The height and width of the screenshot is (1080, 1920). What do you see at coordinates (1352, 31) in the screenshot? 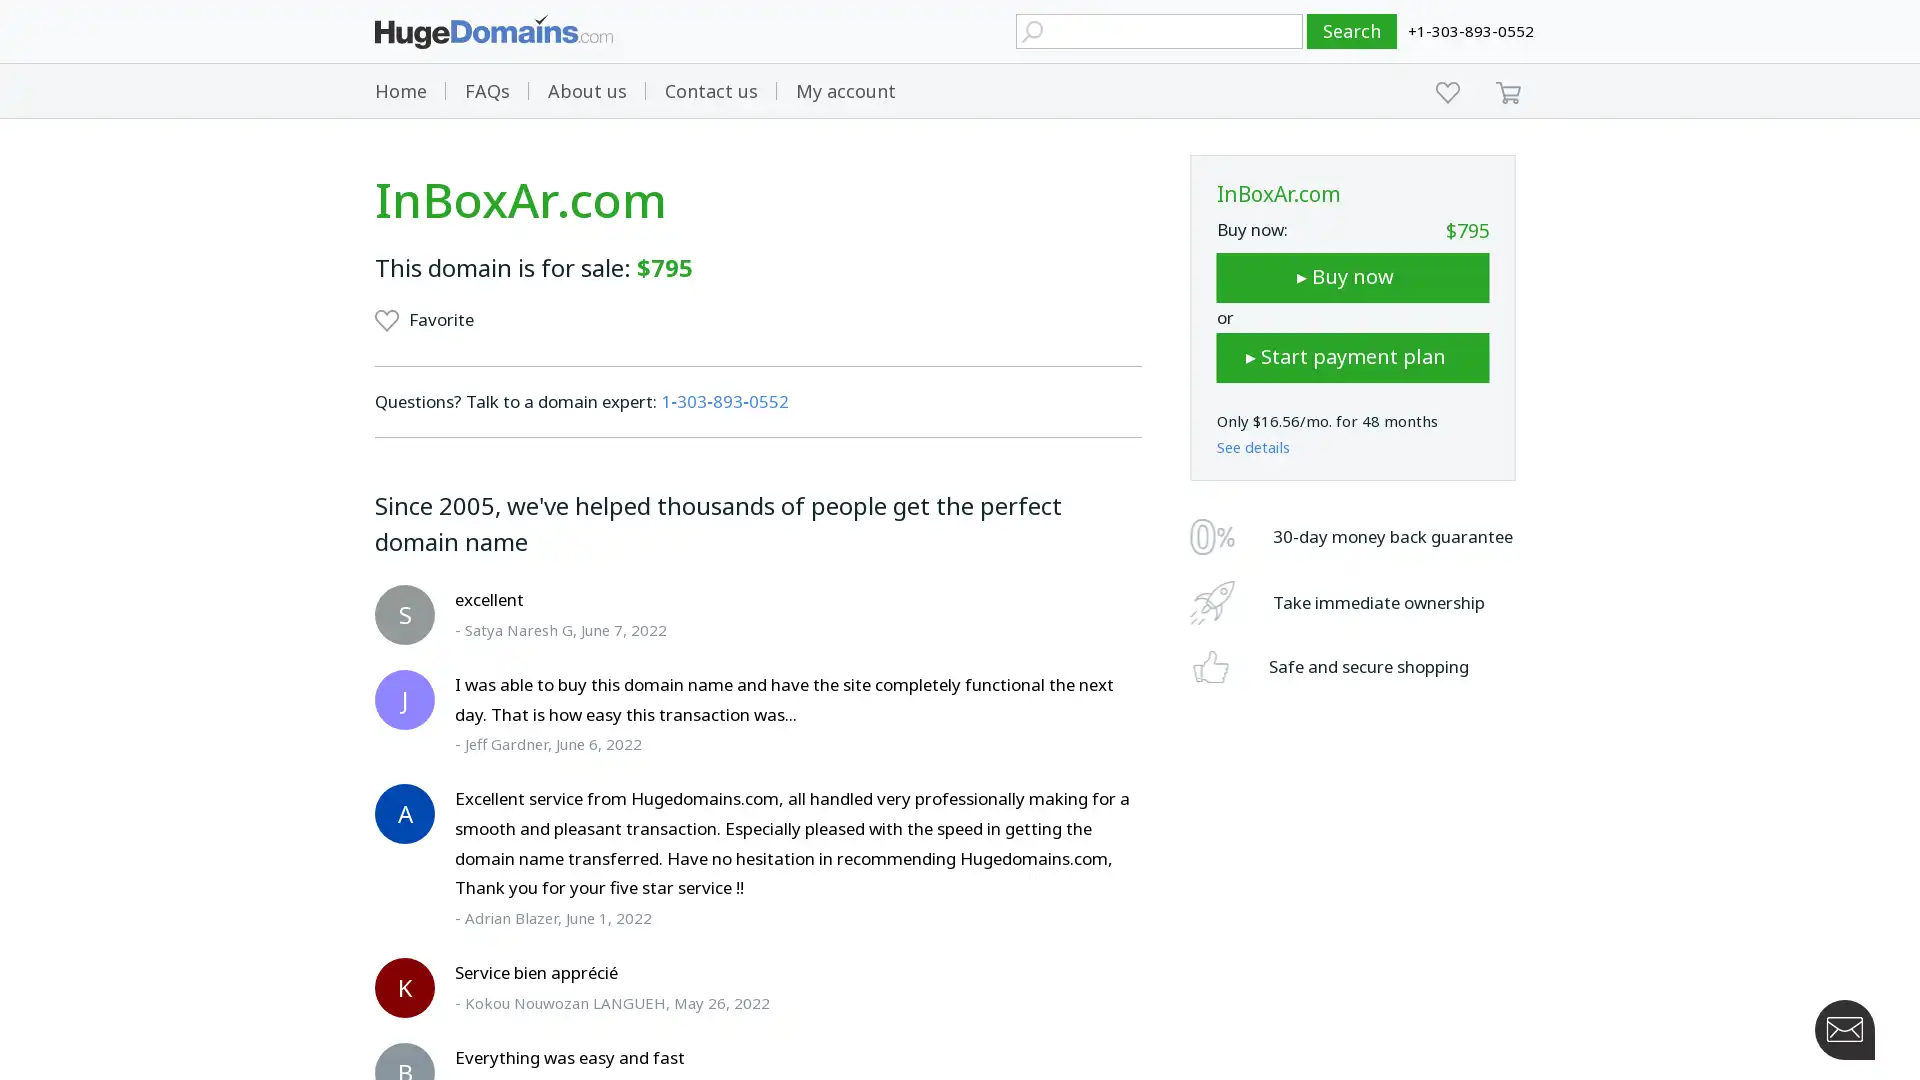
I see `Search` at bounding box center [1352, 31].